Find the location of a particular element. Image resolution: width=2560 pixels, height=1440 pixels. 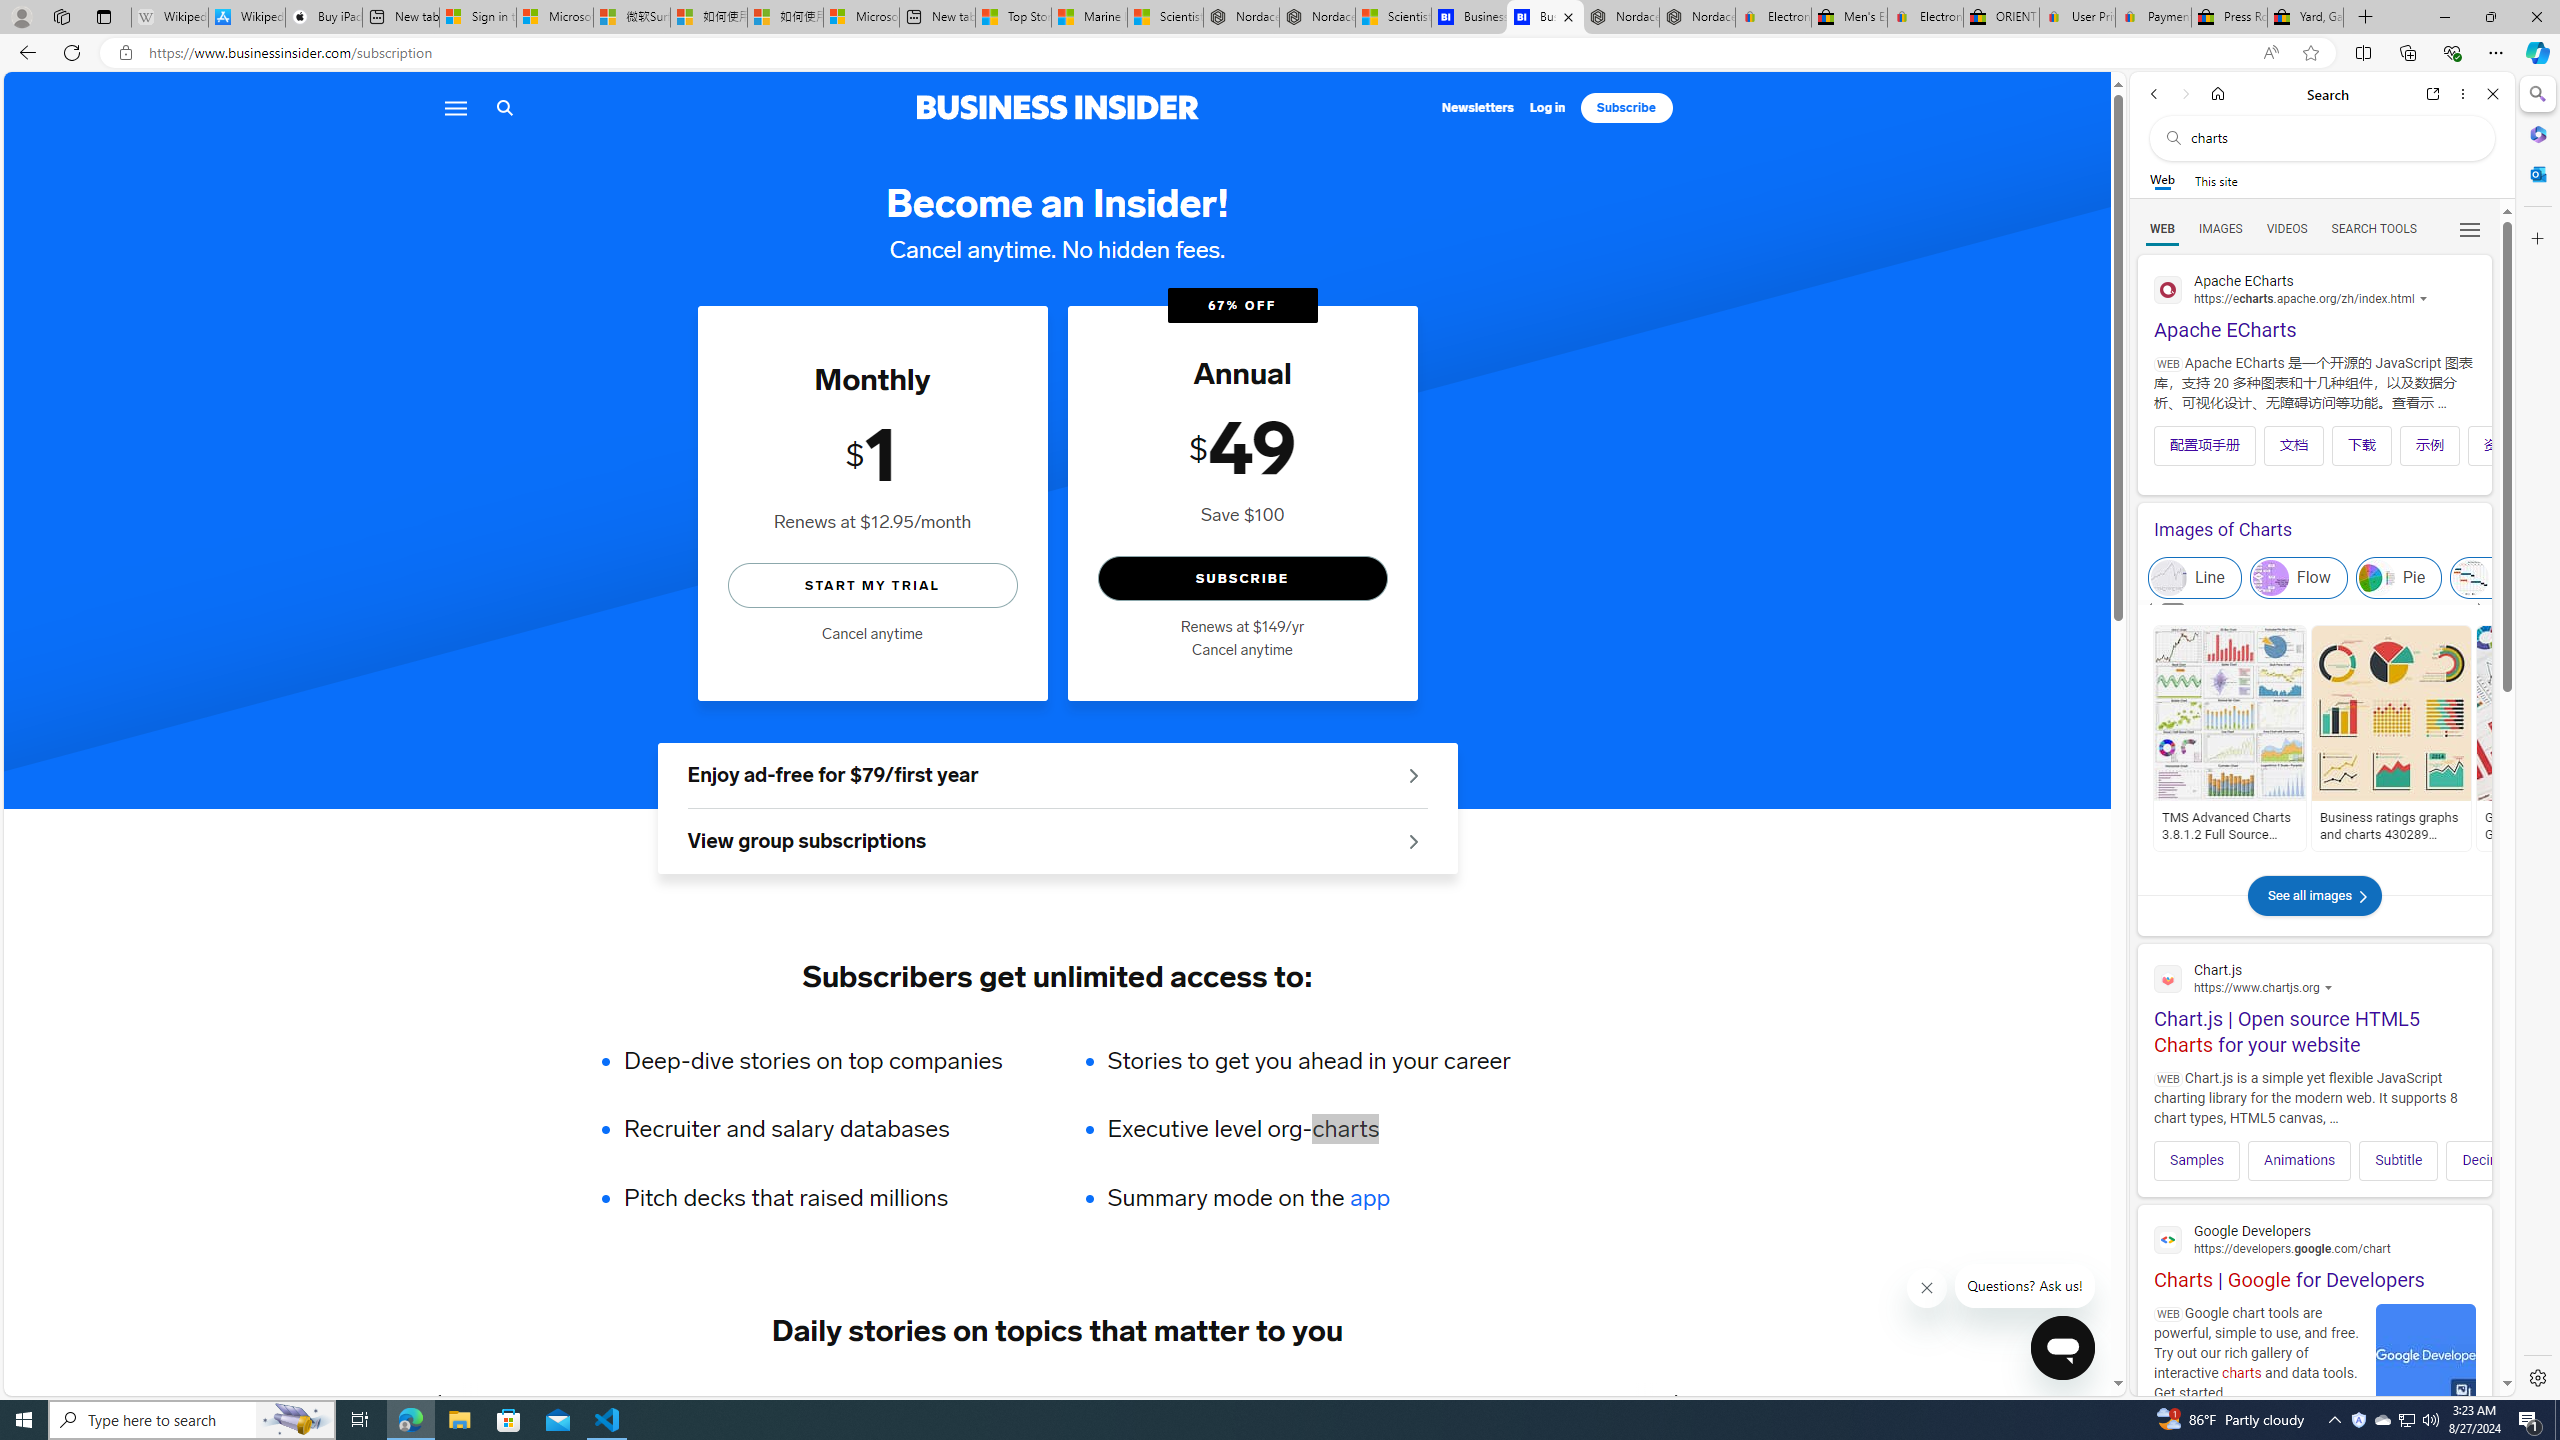

'Search Filter, IMAGES' is located at coordinates (2219, 227).